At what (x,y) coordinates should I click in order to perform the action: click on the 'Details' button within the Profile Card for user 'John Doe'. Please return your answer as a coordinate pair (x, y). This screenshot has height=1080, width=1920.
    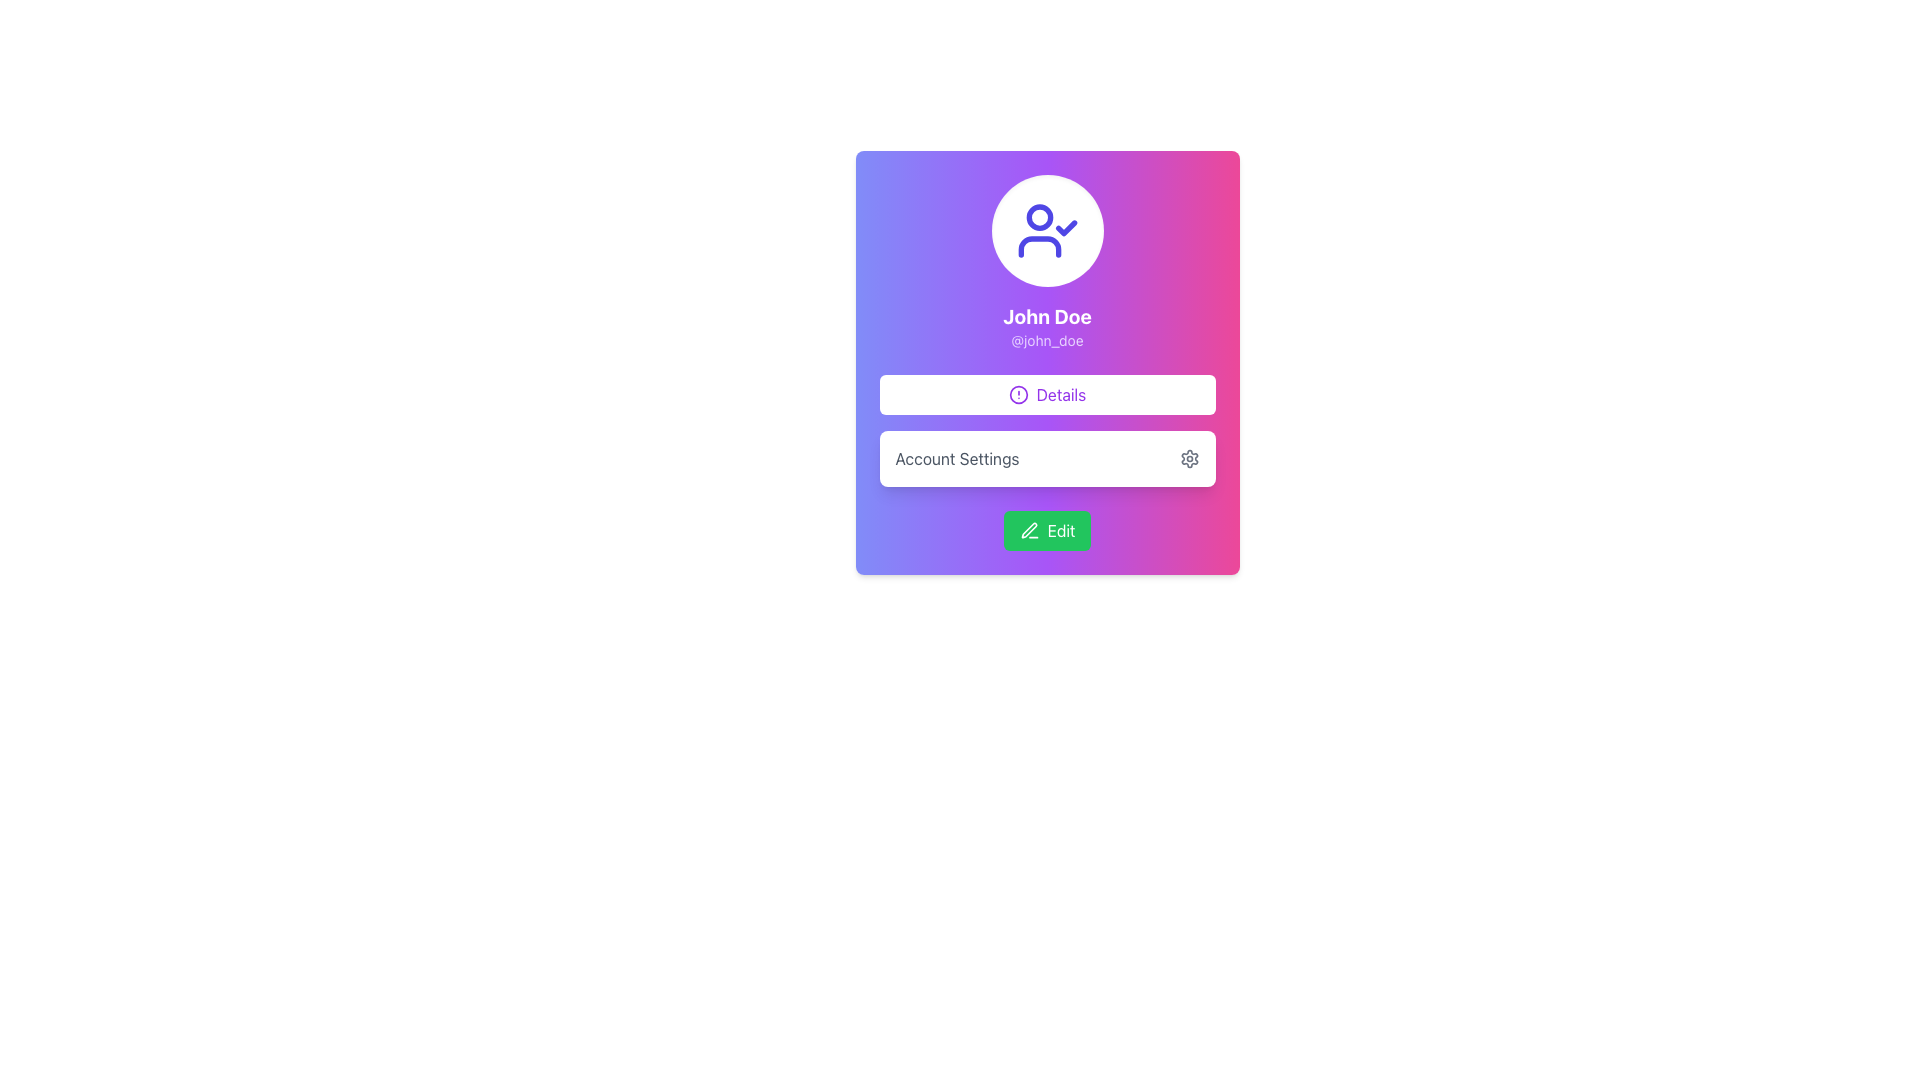
    Looking at the image, I should click on (1046, 362).